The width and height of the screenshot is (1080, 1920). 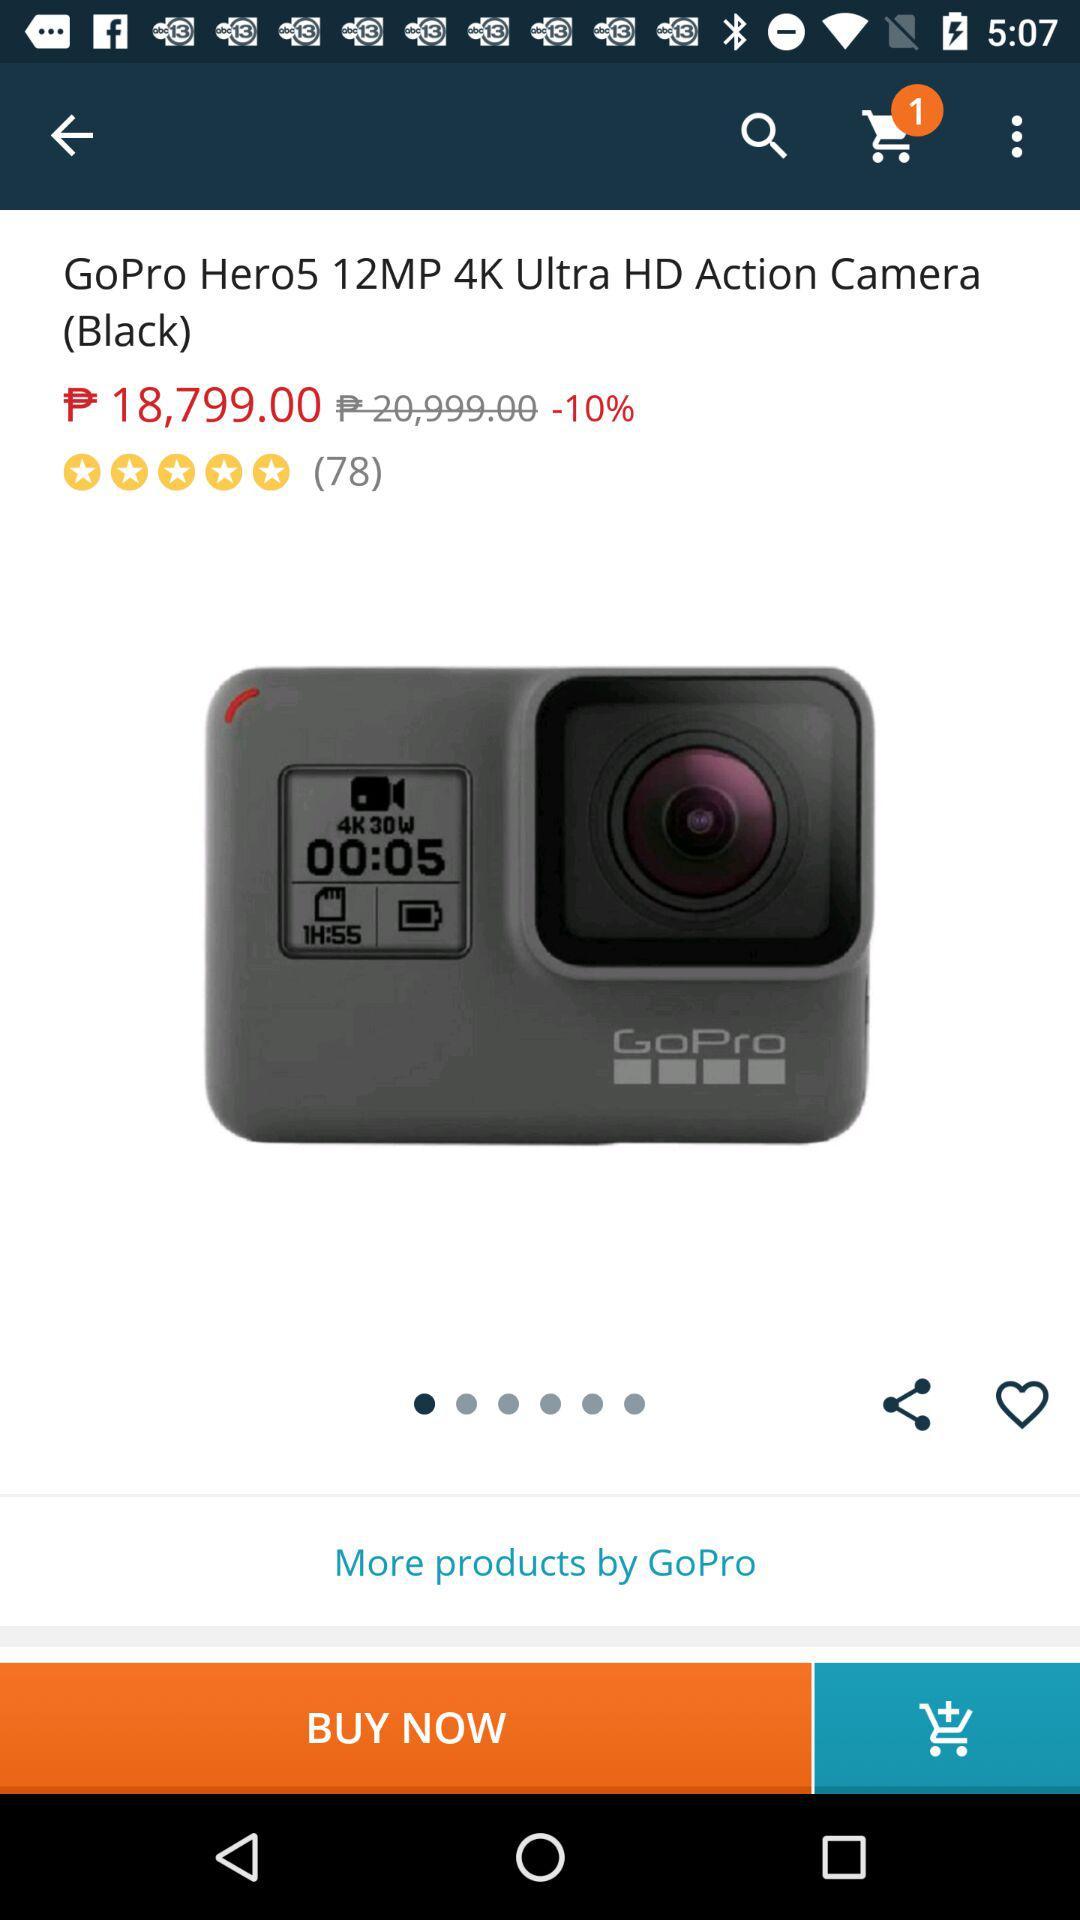 What do you see at coordinates (906, 1403) in the screenshot?
I see `the share icon` at bounding box center [906, 1403].